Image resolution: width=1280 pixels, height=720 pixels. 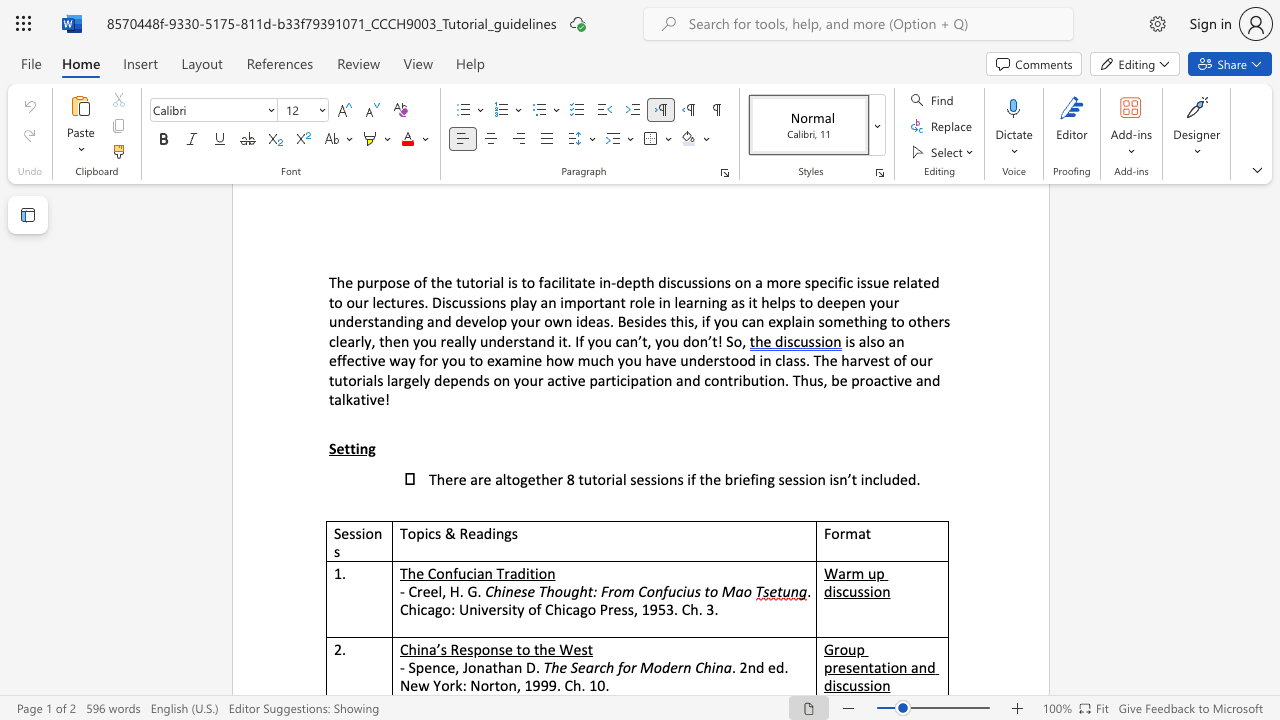 I want to click on the subset text "odern" within the text "The Search for Modern China", so click(x=653, y=667).